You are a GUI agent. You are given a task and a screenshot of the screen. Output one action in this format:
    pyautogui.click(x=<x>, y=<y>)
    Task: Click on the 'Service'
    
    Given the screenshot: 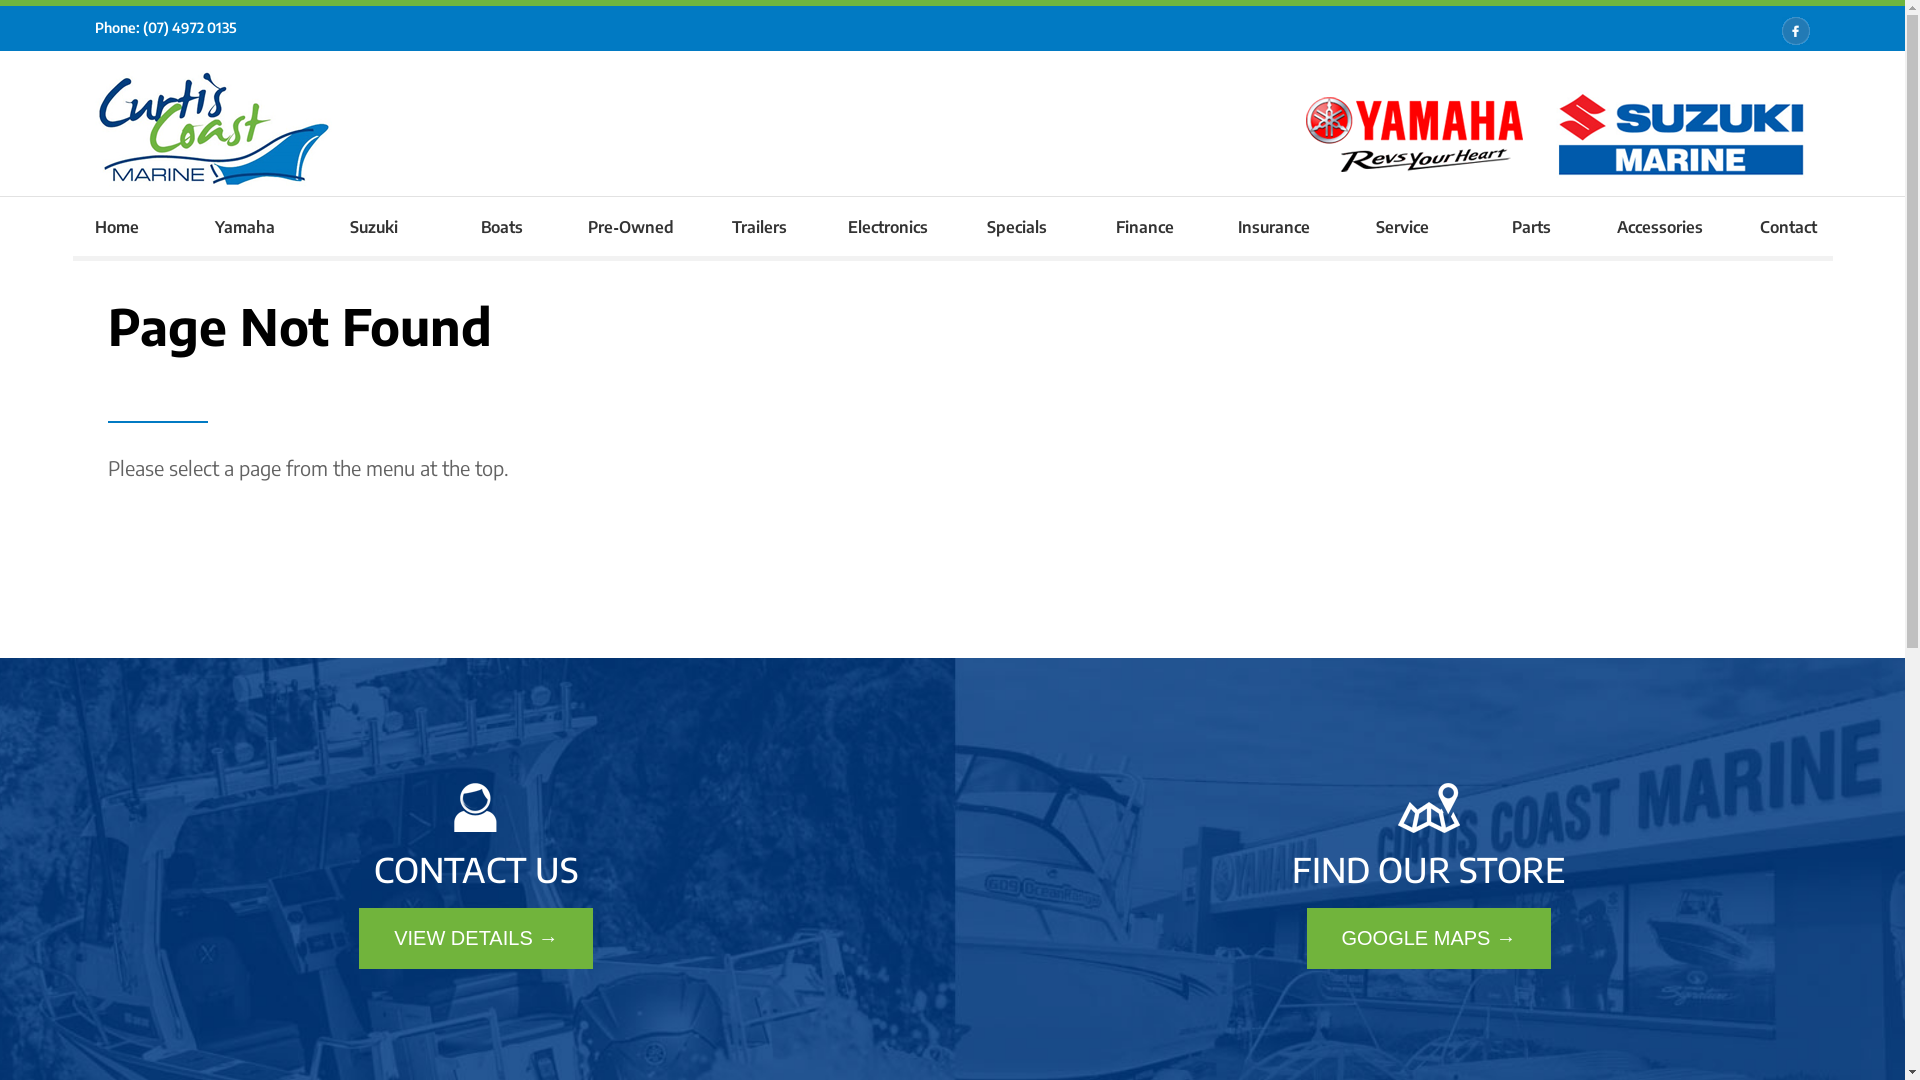 What is the action you would take?
    pyautogui.click(x=1338, y=225)
    